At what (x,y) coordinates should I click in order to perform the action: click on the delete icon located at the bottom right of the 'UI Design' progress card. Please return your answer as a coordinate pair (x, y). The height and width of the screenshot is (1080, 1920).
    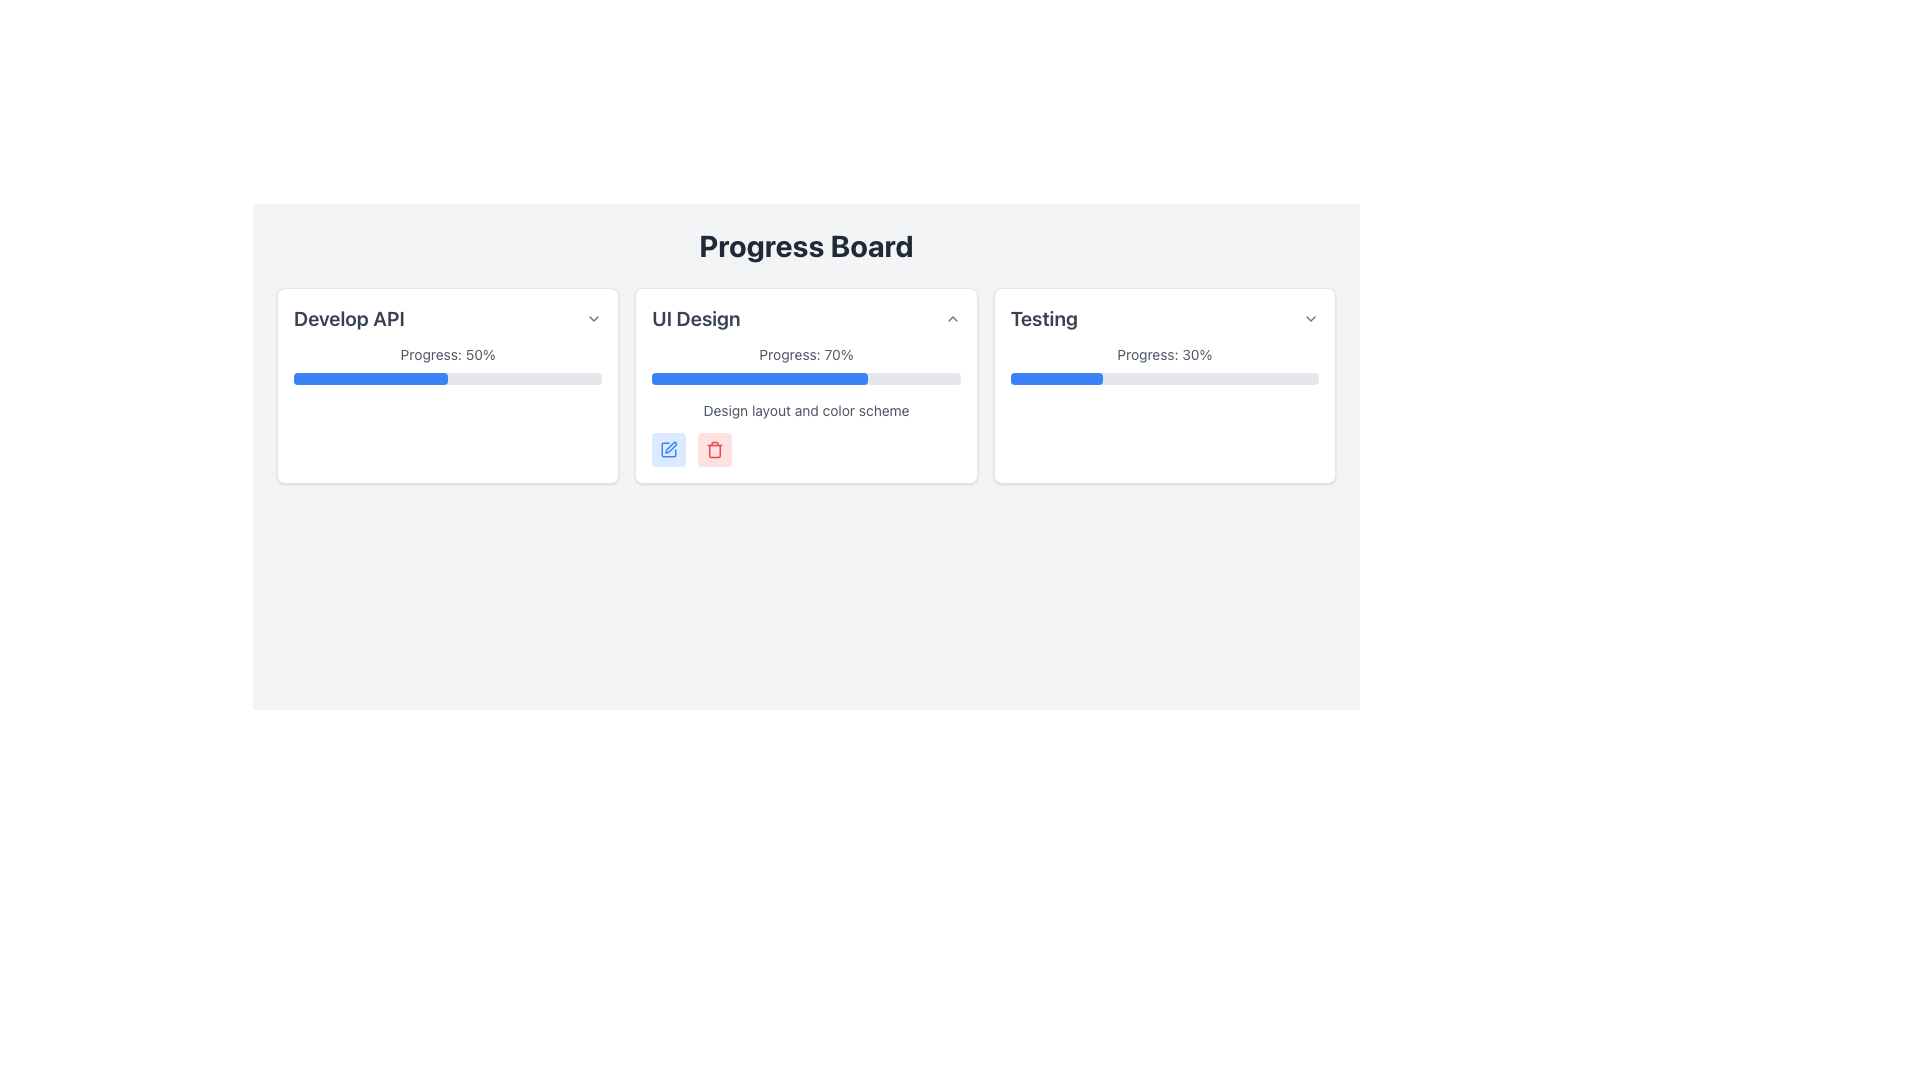
    Looking at the image, I should click on (715, 451).